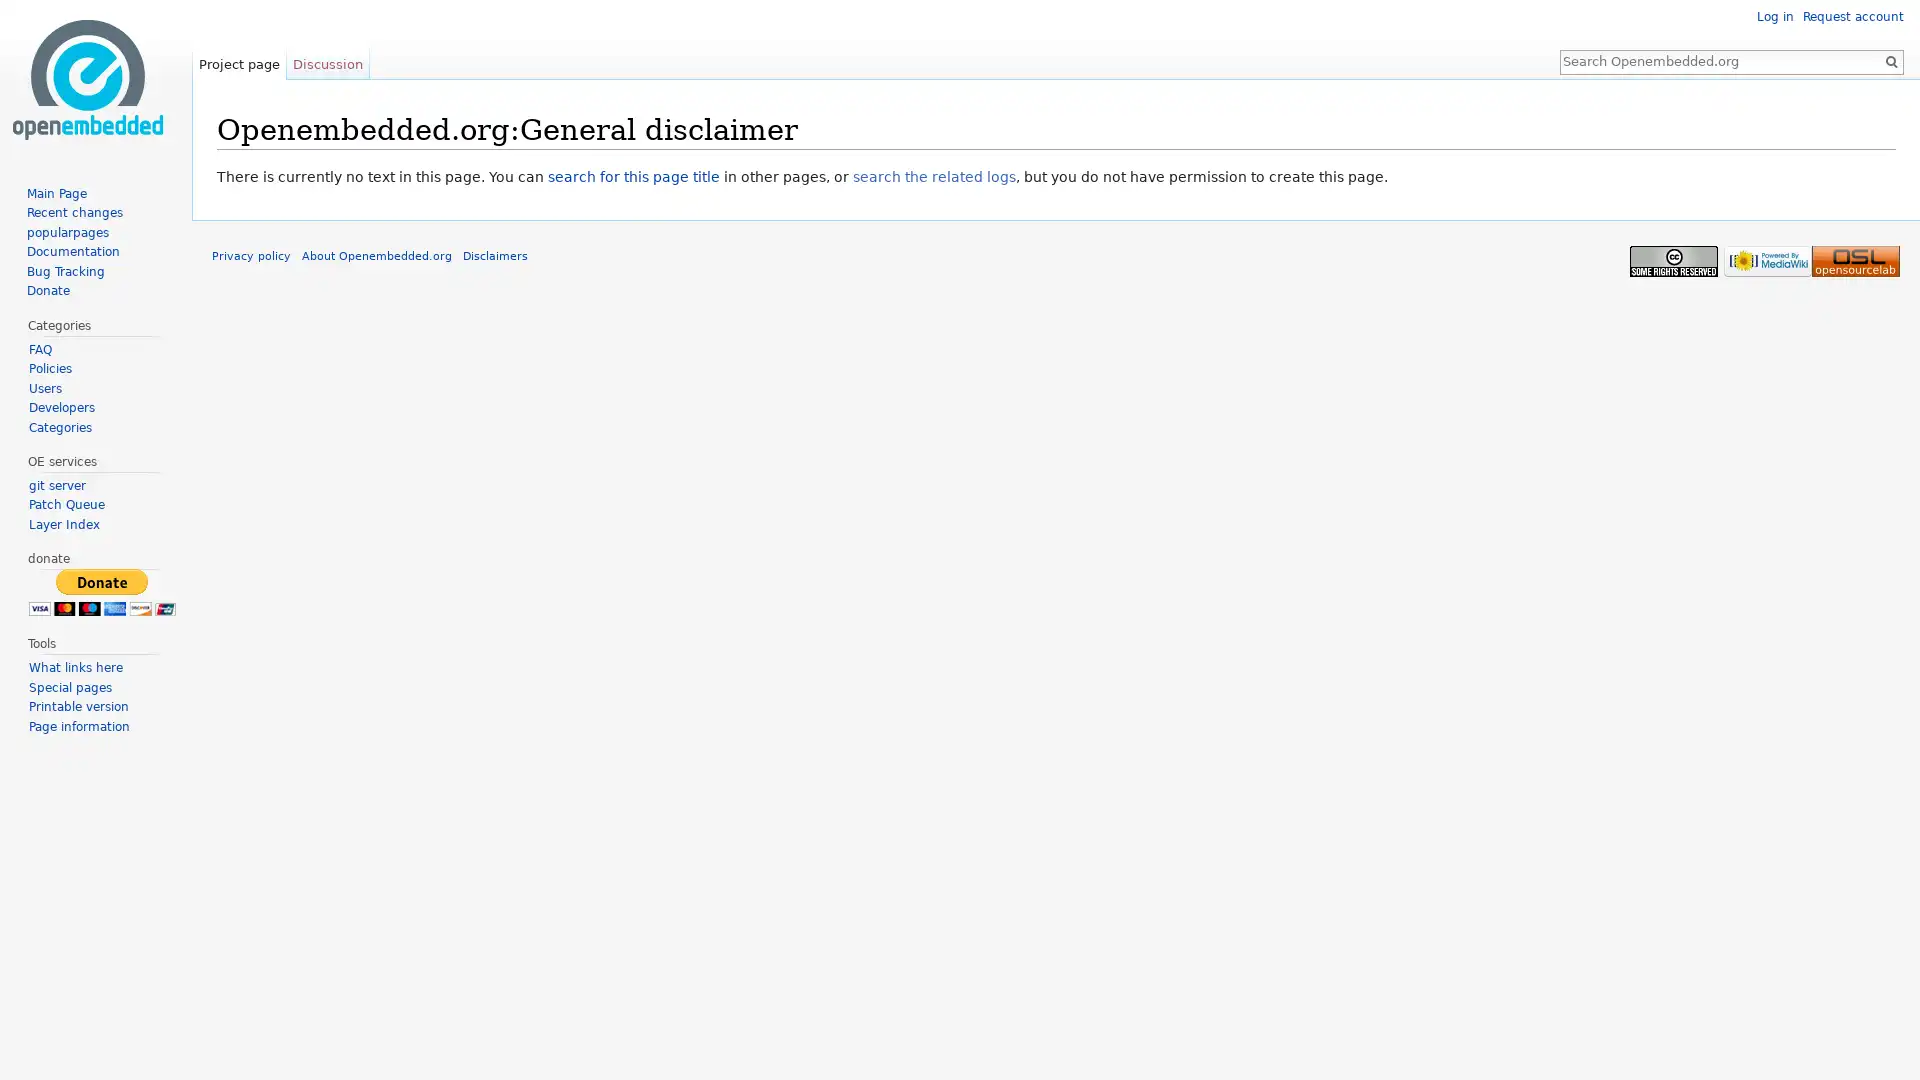 The image size is (1920, 1080). What do you see at coordinates (100, 591) in the screenshot?
I see `PayPal - The safer, easier way to pay online!` at bounding box center [100, 591].